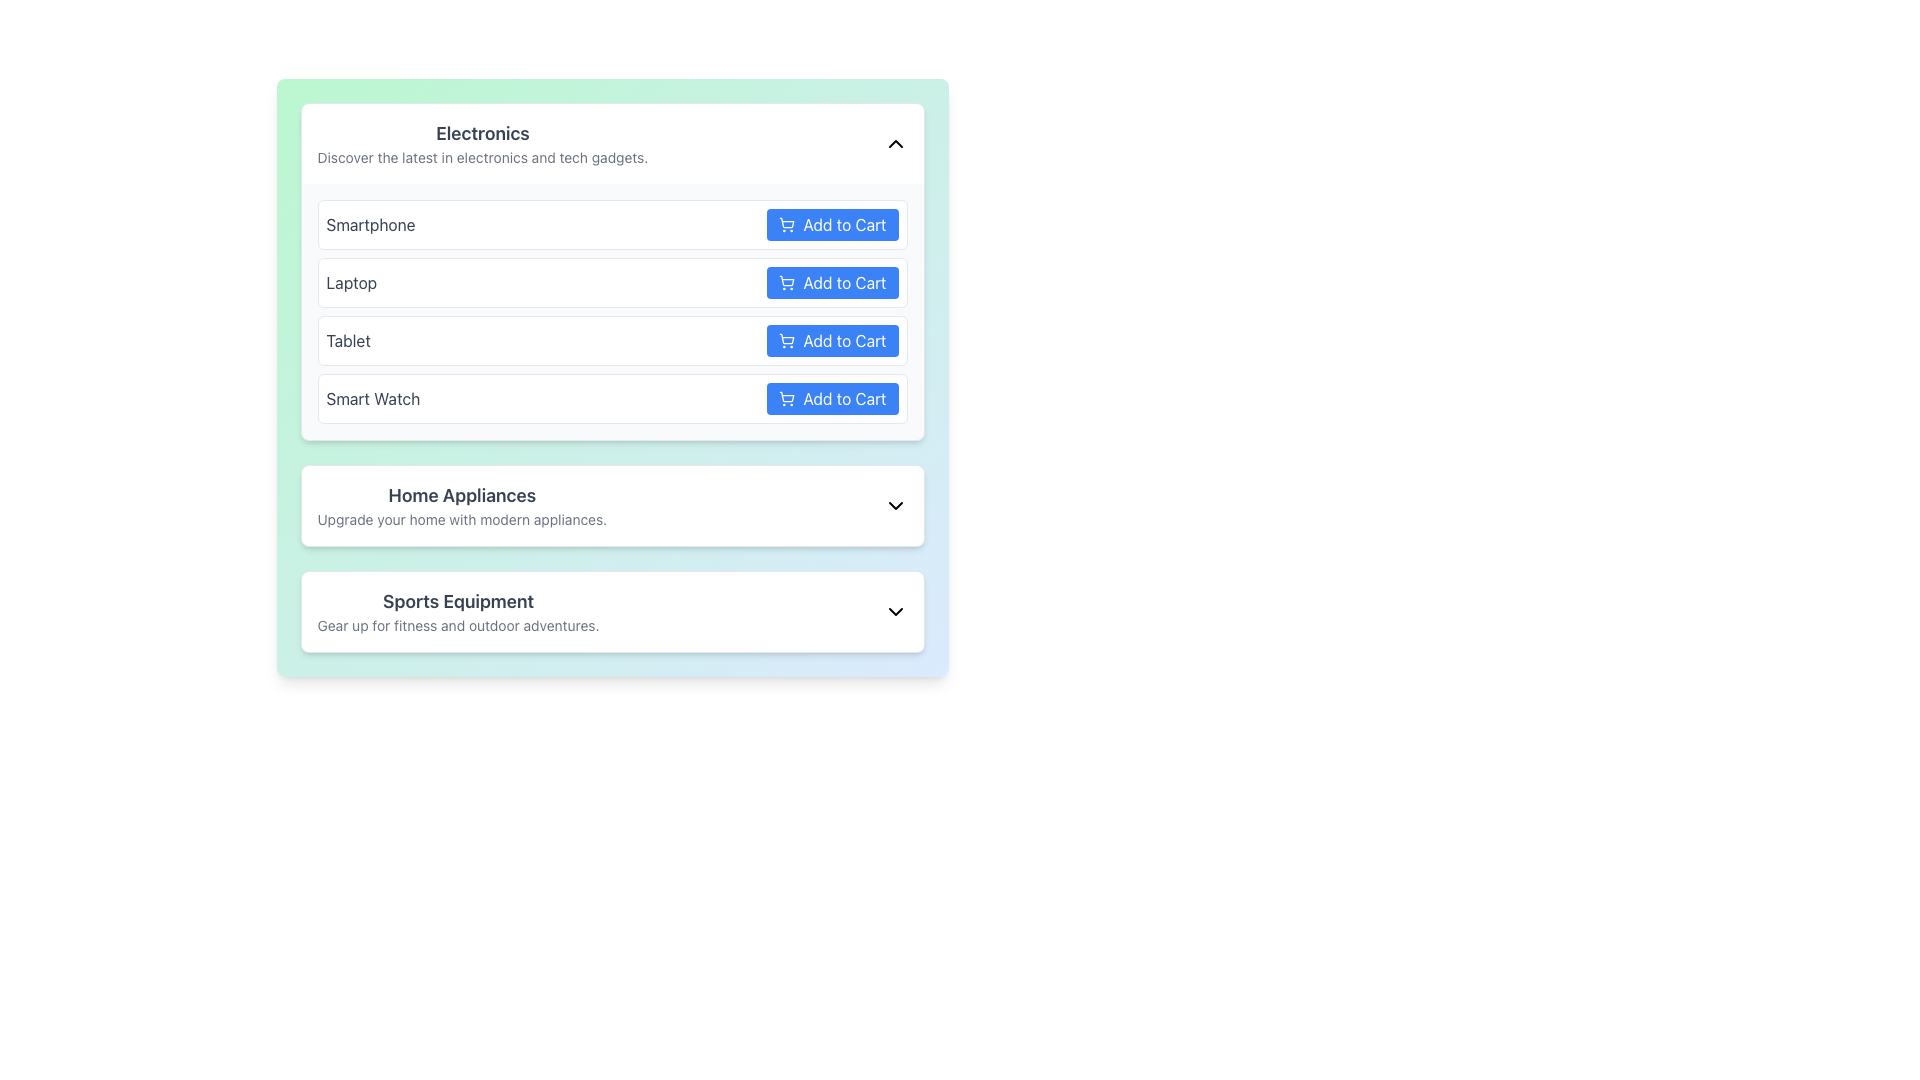 This screenshot has width=1920, height=1080. What do you see at coordinates (611, 339) in the screenshot?
I see `the 'Tablet' list item in the 'Electronics' section, which is the third item in the vertical list` at bounding box center [611, 339].